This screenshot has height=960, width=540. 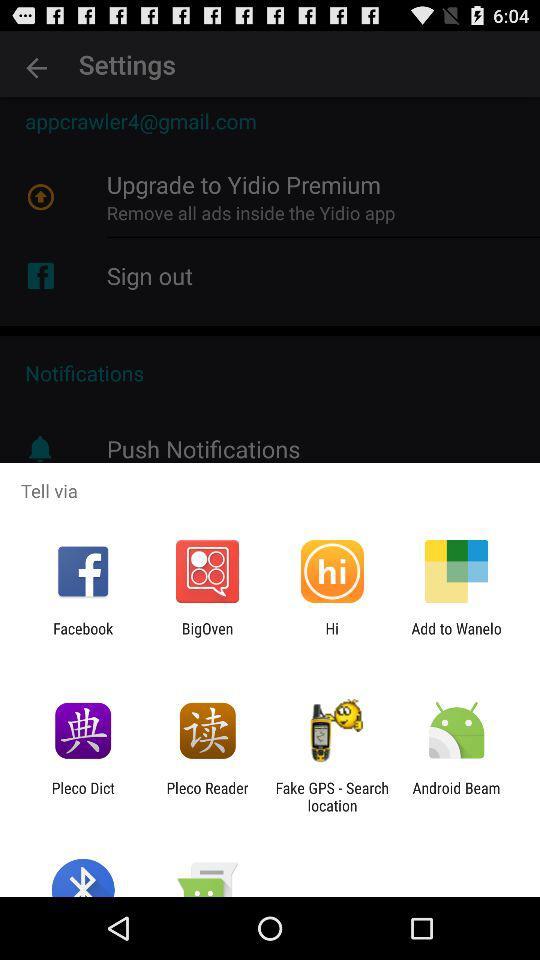 What do you see at coordinates (206, 796) in the screenshot?
I see `the icon to the right of the pleco dict item` at bounding box center [206, 796].